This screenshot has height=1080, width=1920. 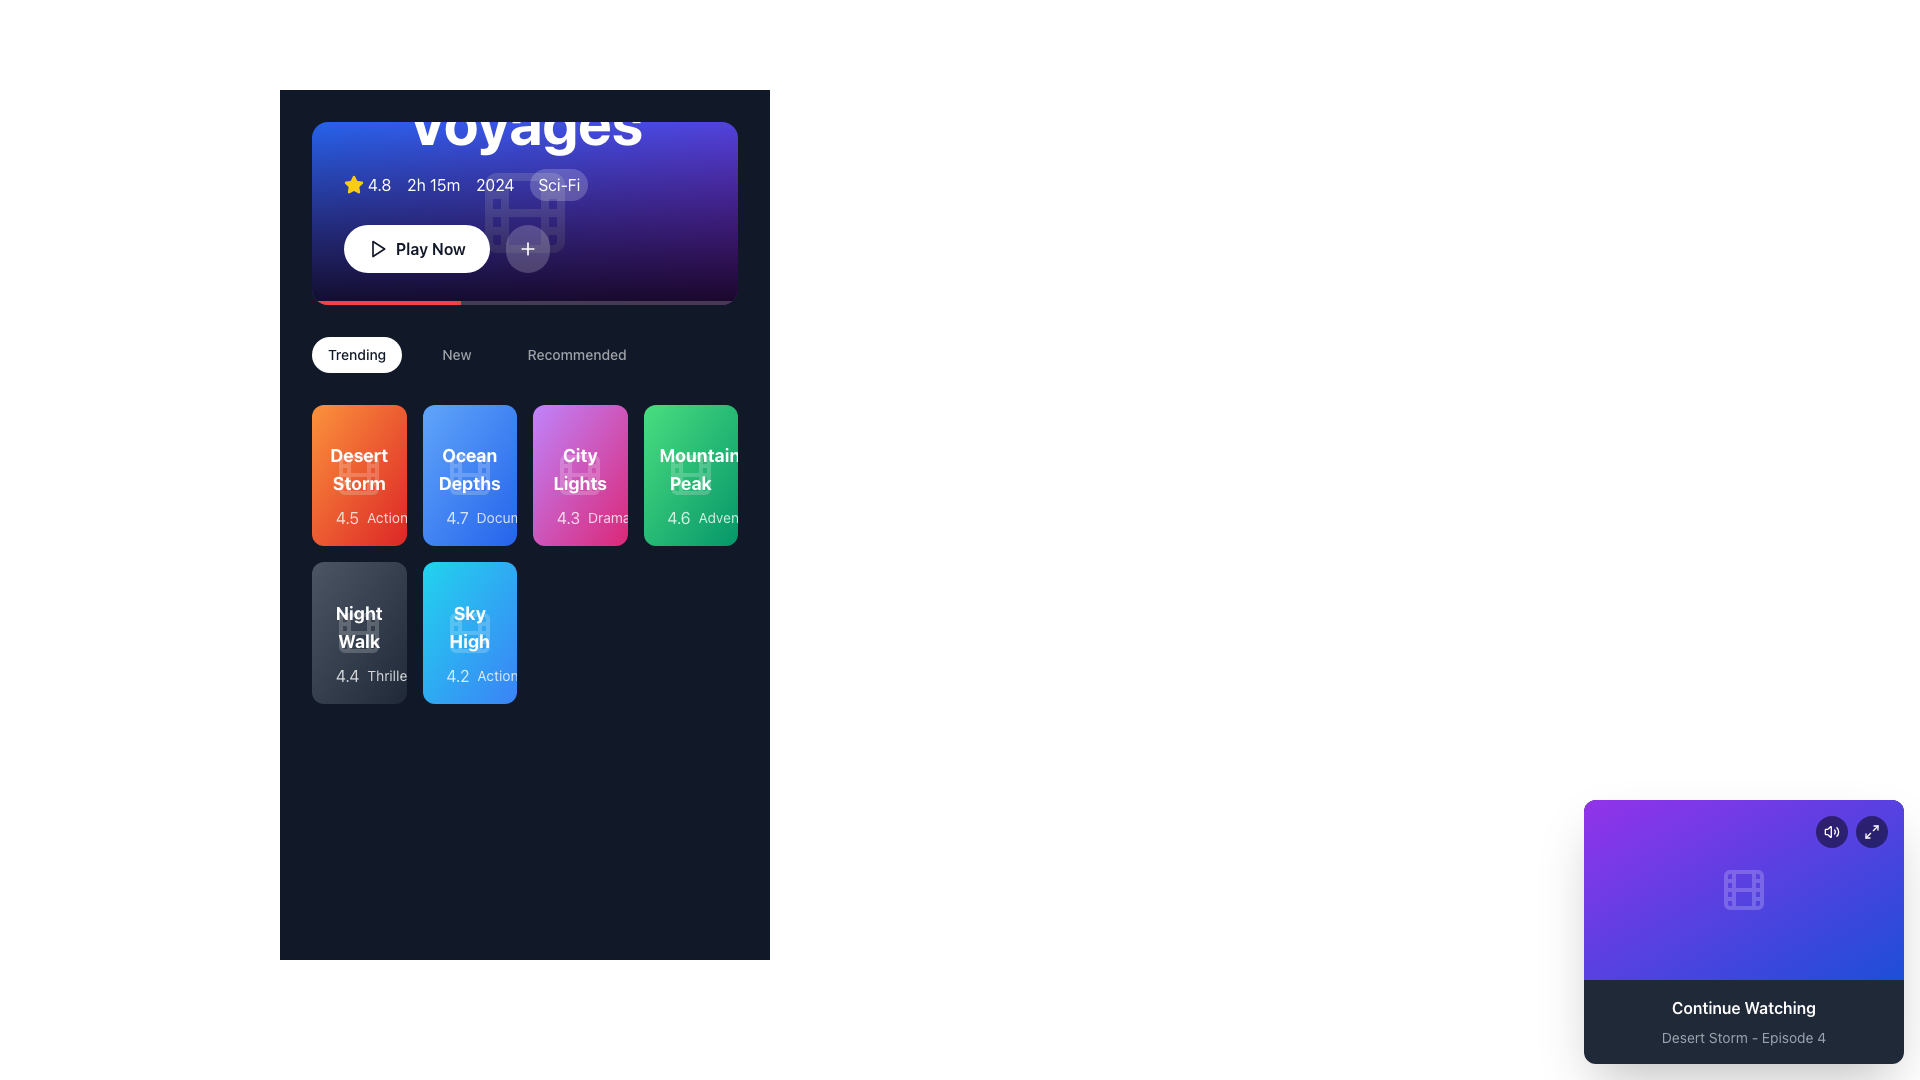 I want to click on text label that indicates the genre of the card, which is located within the blue card labeled 'Sky High' and describes the content as 'Action', so click(x=497, y=675).